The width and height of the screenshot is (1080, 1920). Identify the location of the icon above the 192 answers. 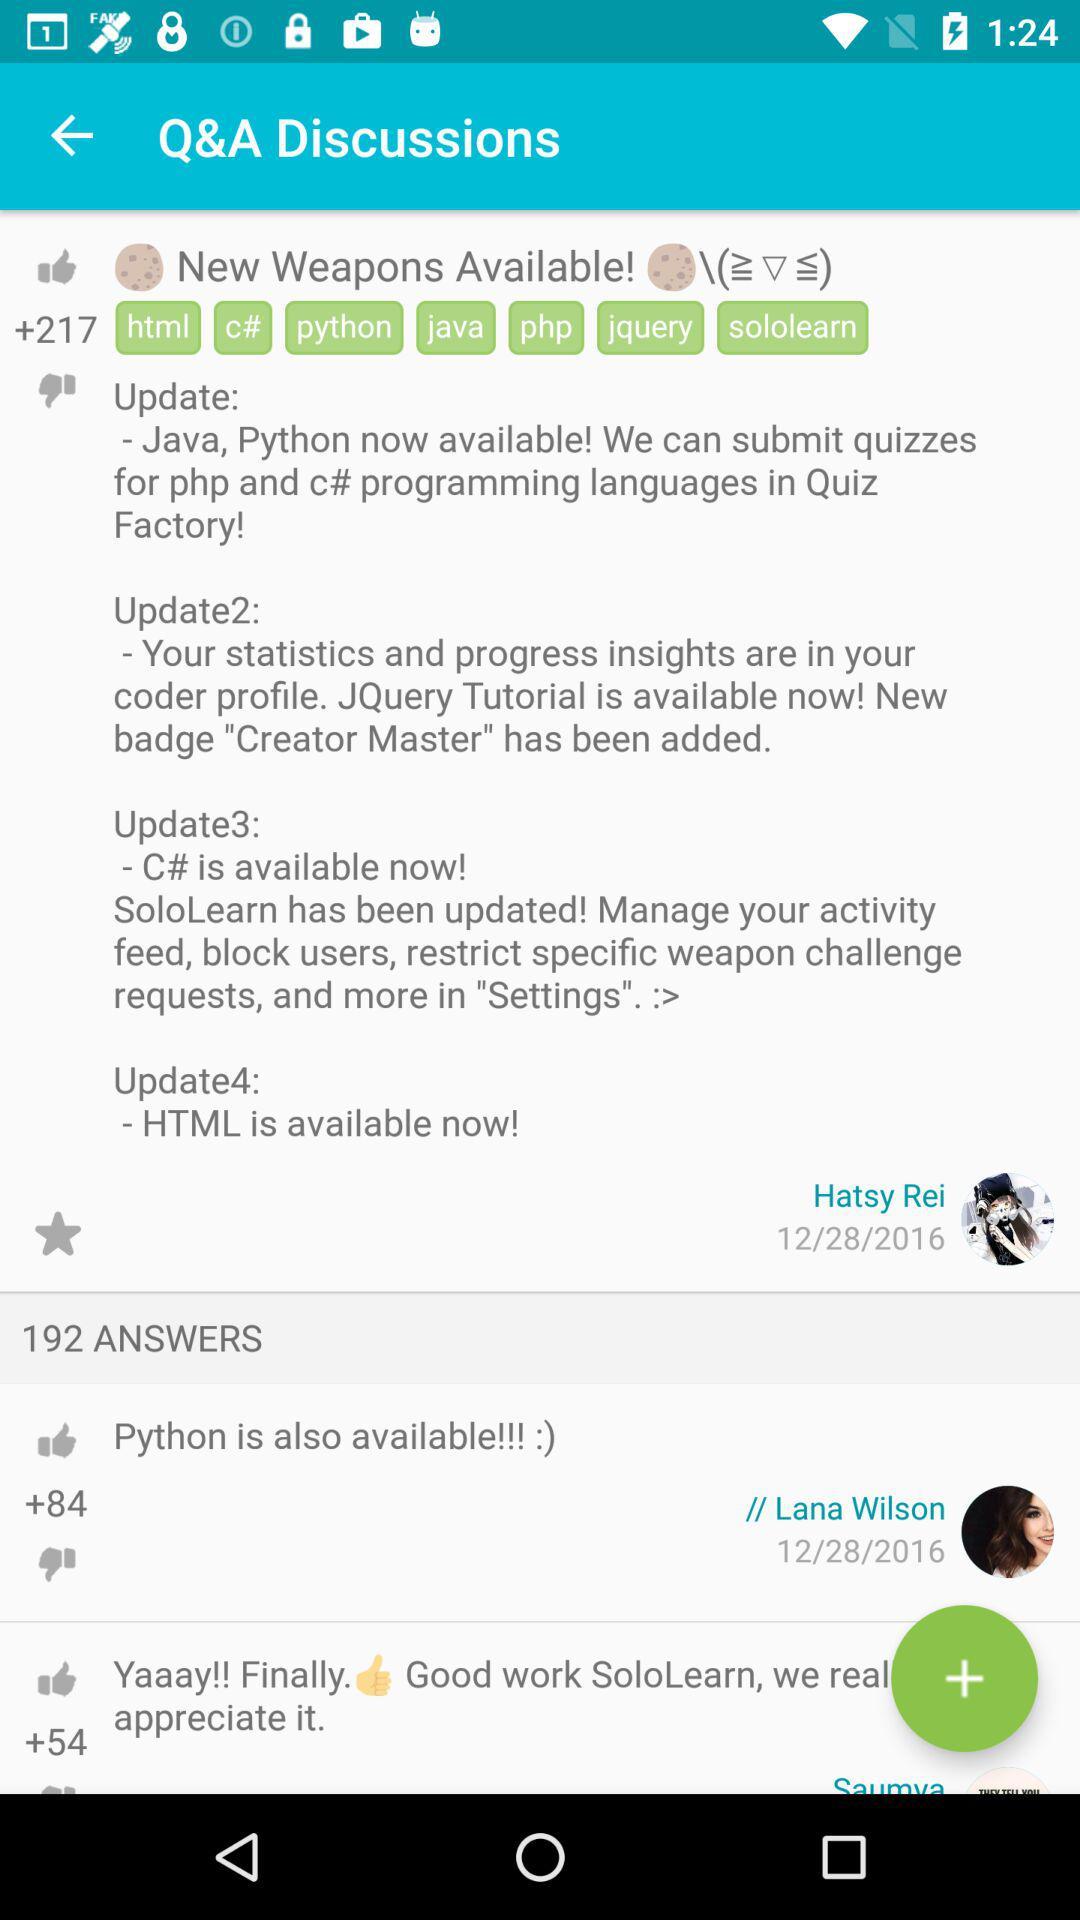
(56, 1232).